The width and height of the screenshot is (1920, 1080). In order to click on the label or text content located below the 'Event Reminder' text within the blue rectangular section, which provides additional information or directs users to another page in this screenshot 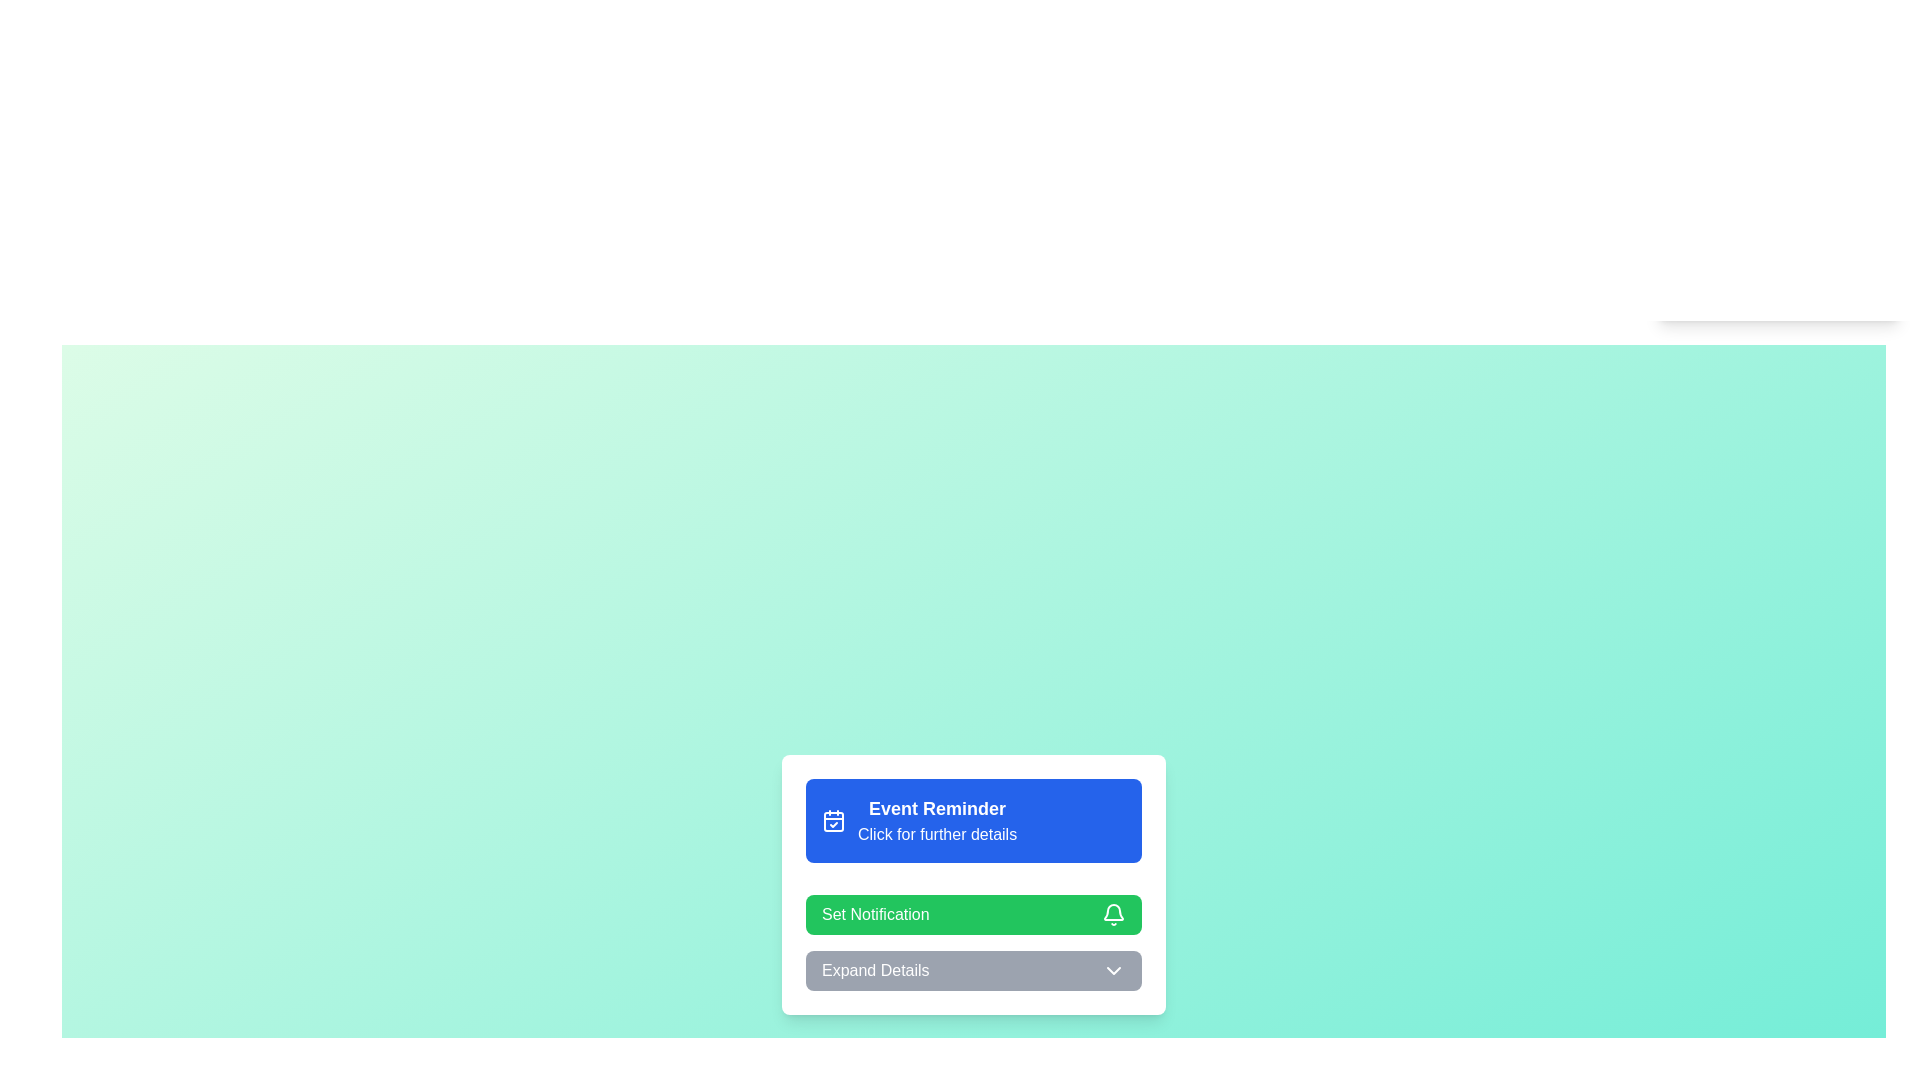, I will do `click(936, 834)`.